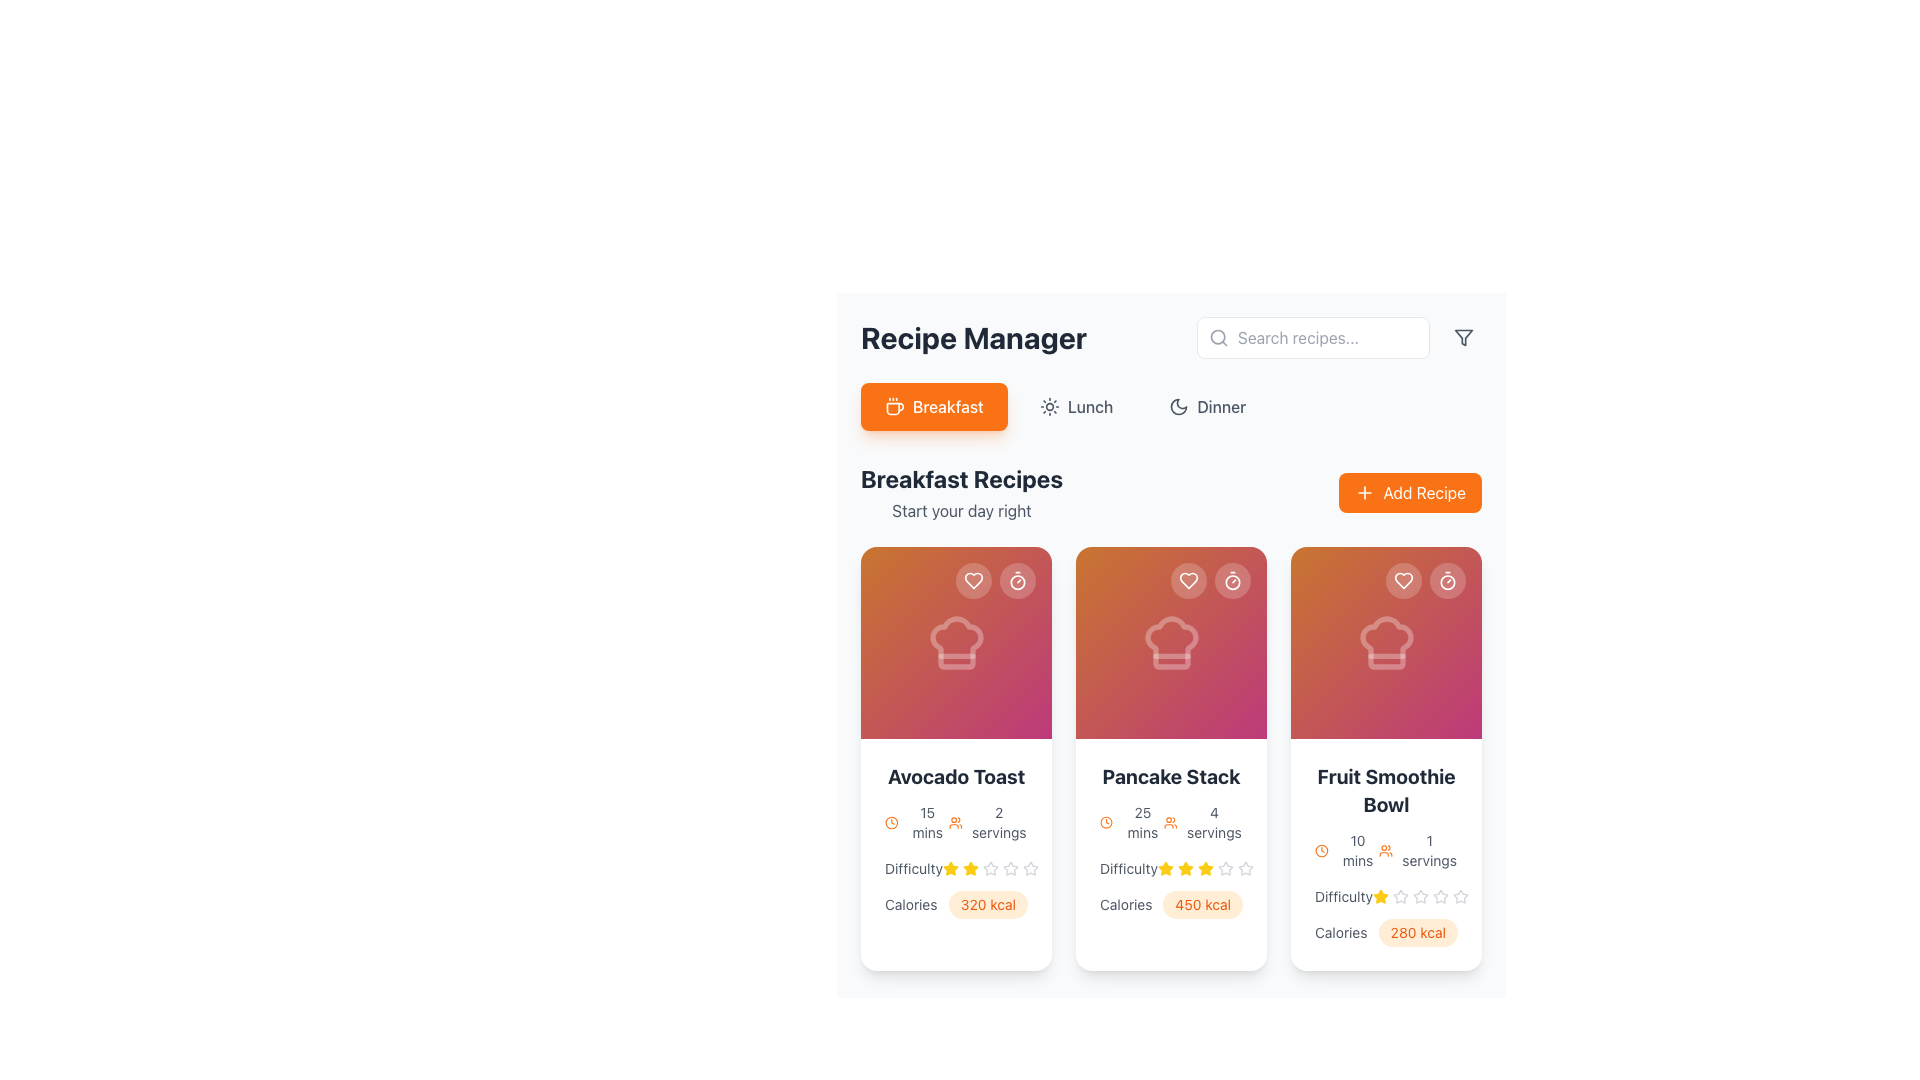 The height and width of the screenshot is (1080, 1920). What do you see at coordinates (1419, 896) in the screenshot?
I see `the third star icon in the 'Difficulty' rating component of the 'Fruit Smoothie Bowl' recipe card` at bounding box center [1419, 896].